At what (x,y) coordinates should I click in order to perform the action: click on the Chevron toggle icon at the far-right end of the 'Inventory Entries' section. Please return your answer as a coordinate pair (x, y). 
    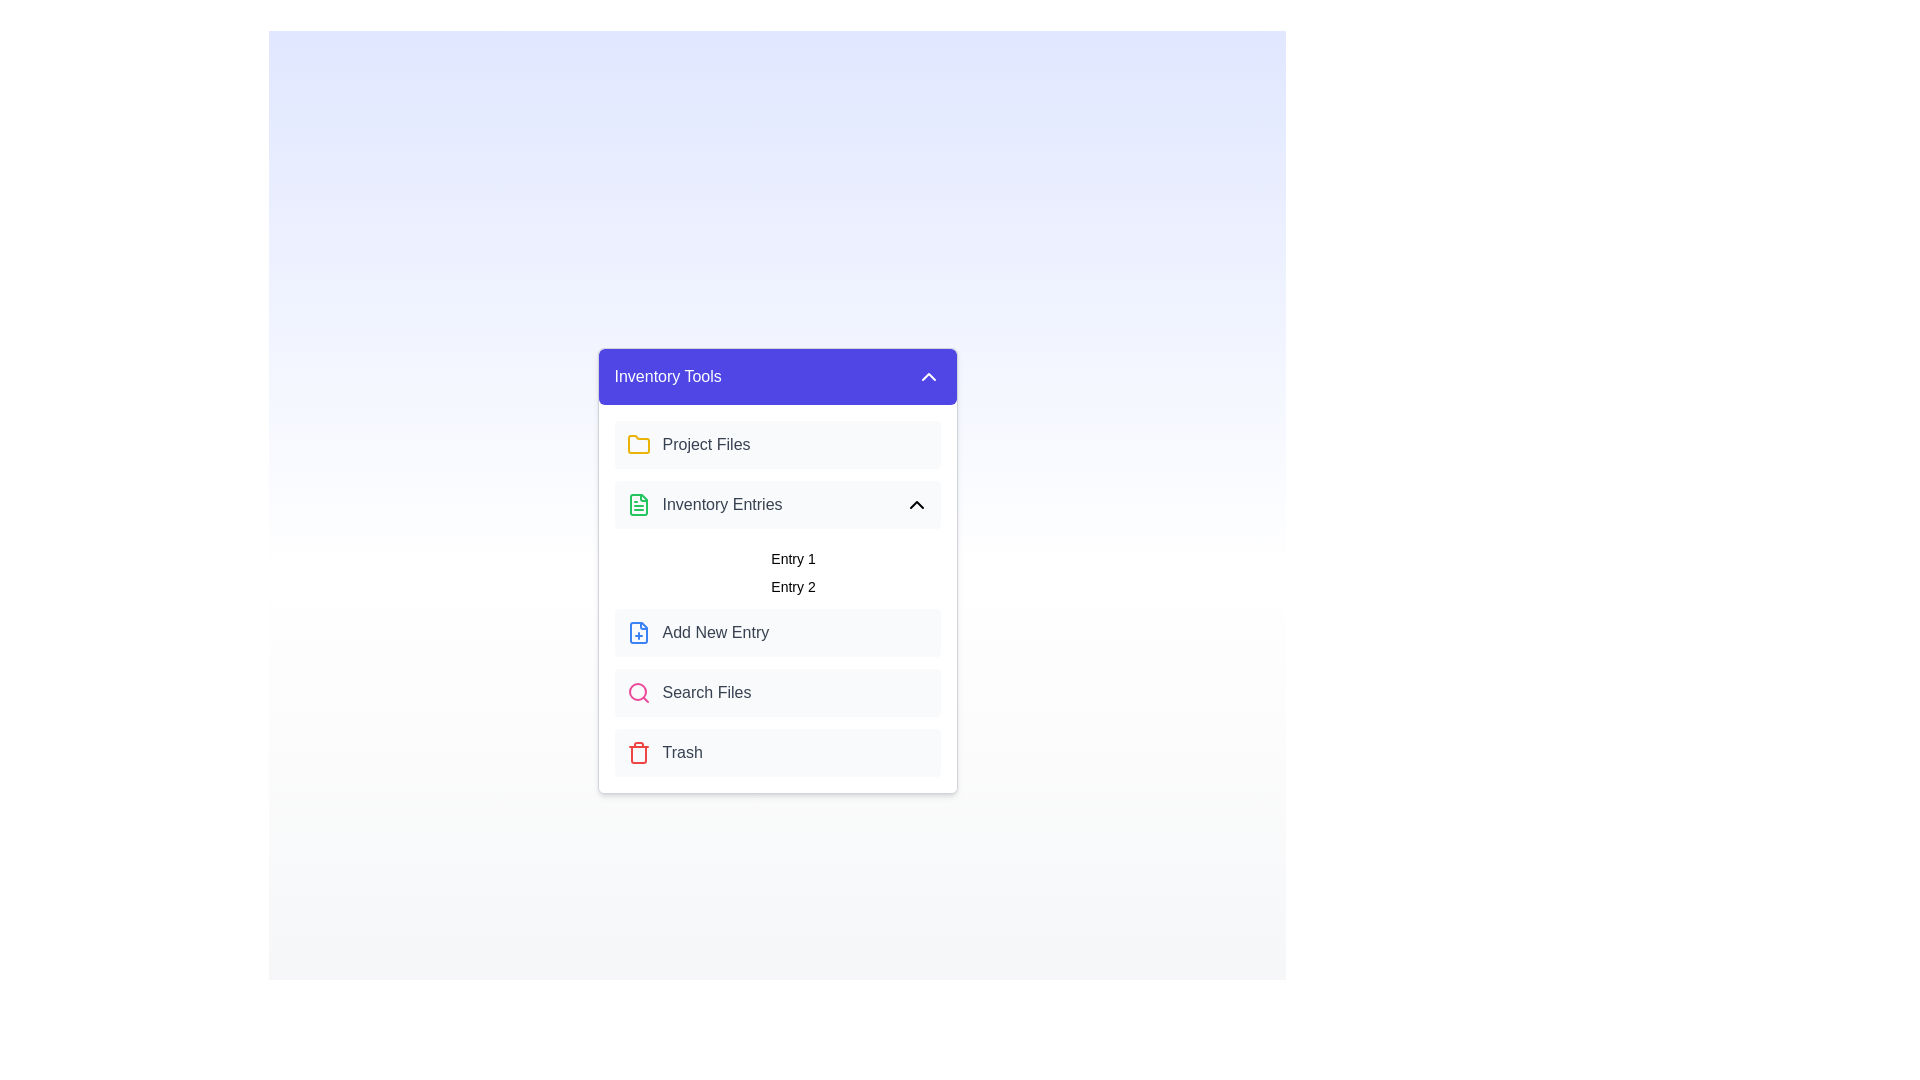
    Looking at the image, I should click on (915, 504).